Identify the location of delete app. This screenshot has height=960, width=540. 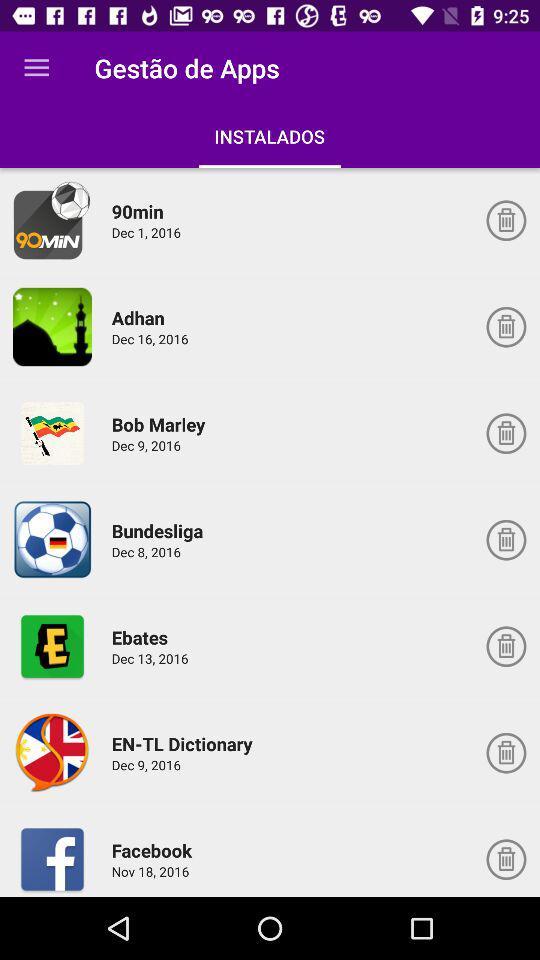
(505, 326).